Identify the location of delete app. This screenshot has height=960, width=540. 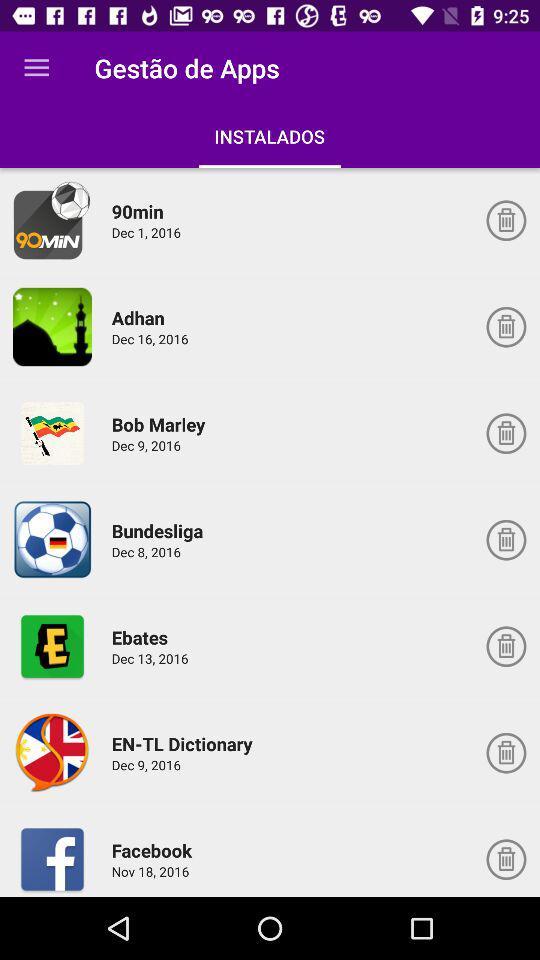
(505, 326).